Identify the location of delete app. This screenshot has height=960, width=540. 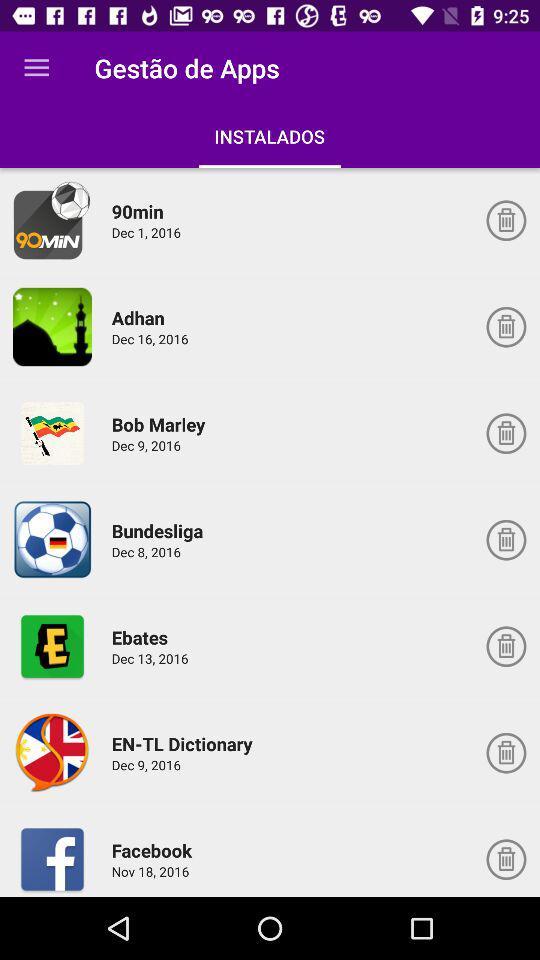
(505, 326).